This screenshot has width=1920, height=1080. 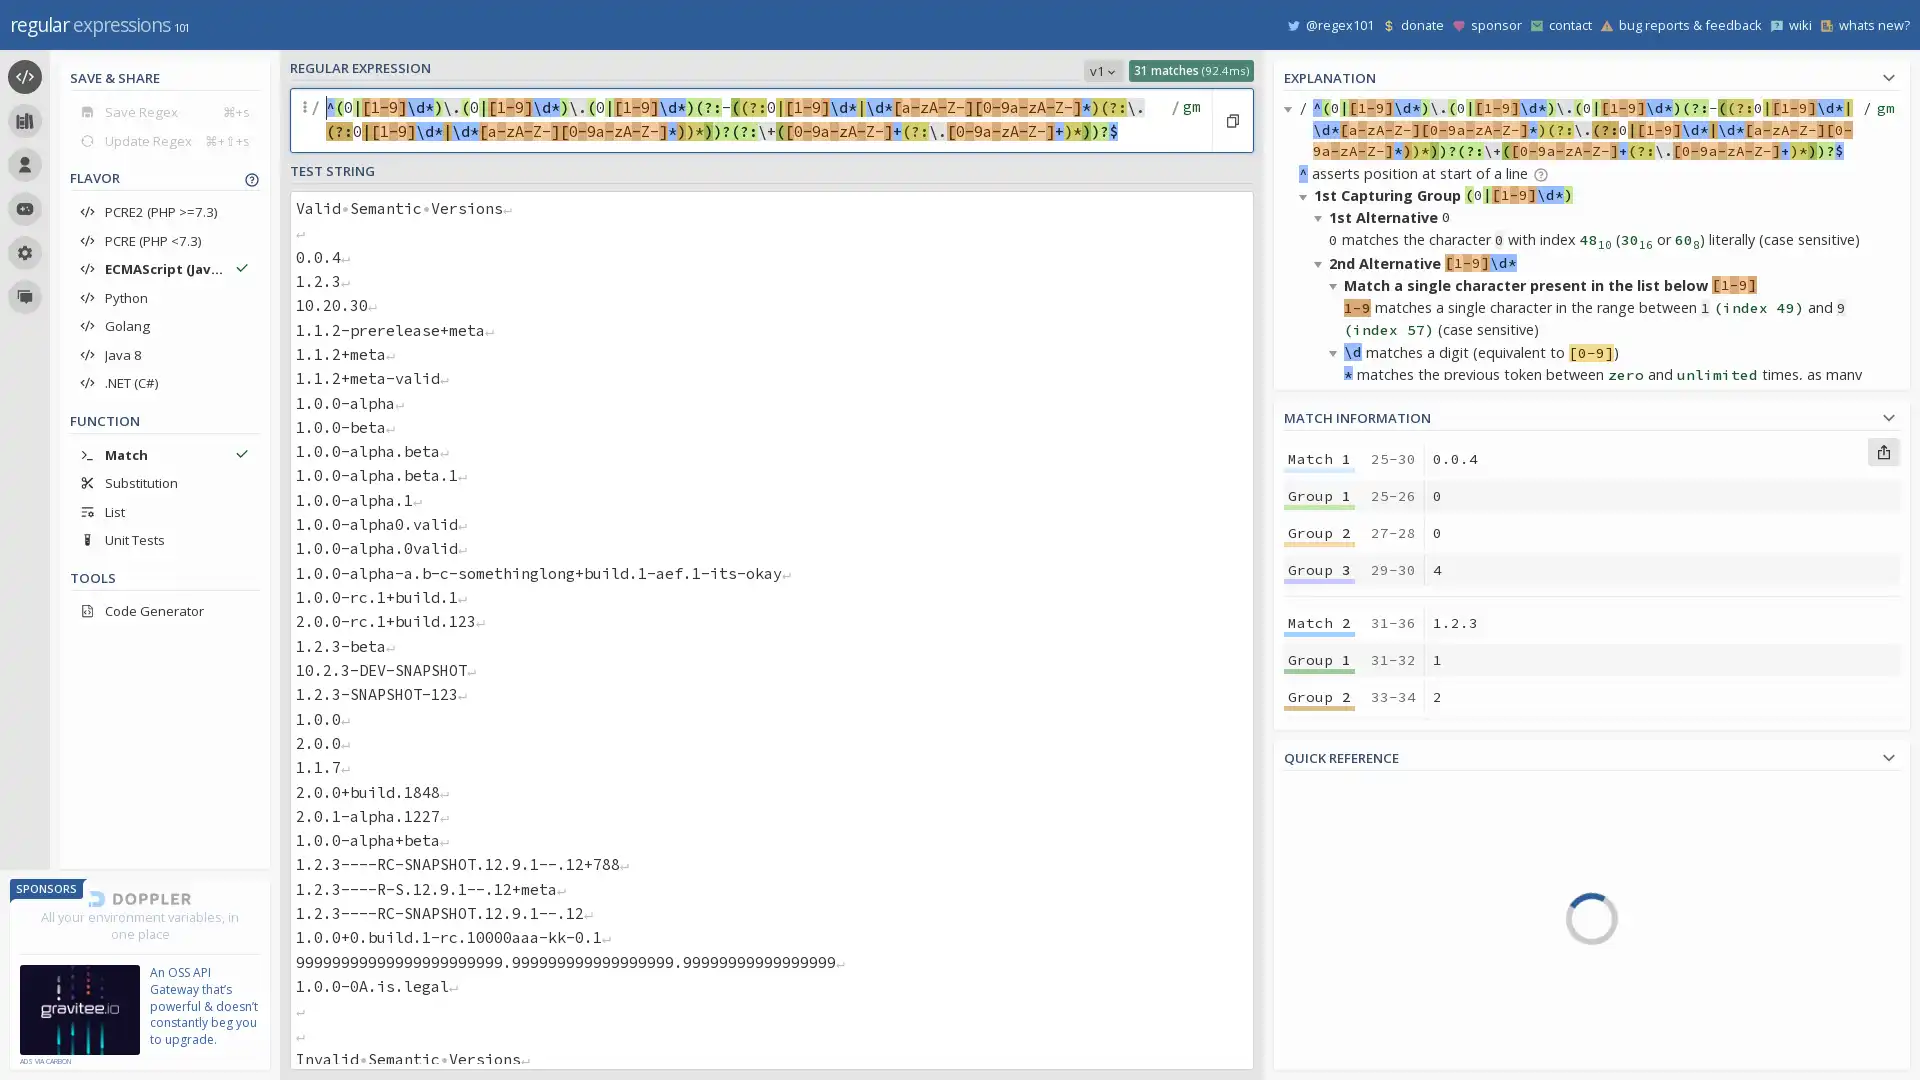 What do you see at coordinates (1336, 600) in the screenshot?
I see `Collapse Subtree` at bounding box center [1336, 600].